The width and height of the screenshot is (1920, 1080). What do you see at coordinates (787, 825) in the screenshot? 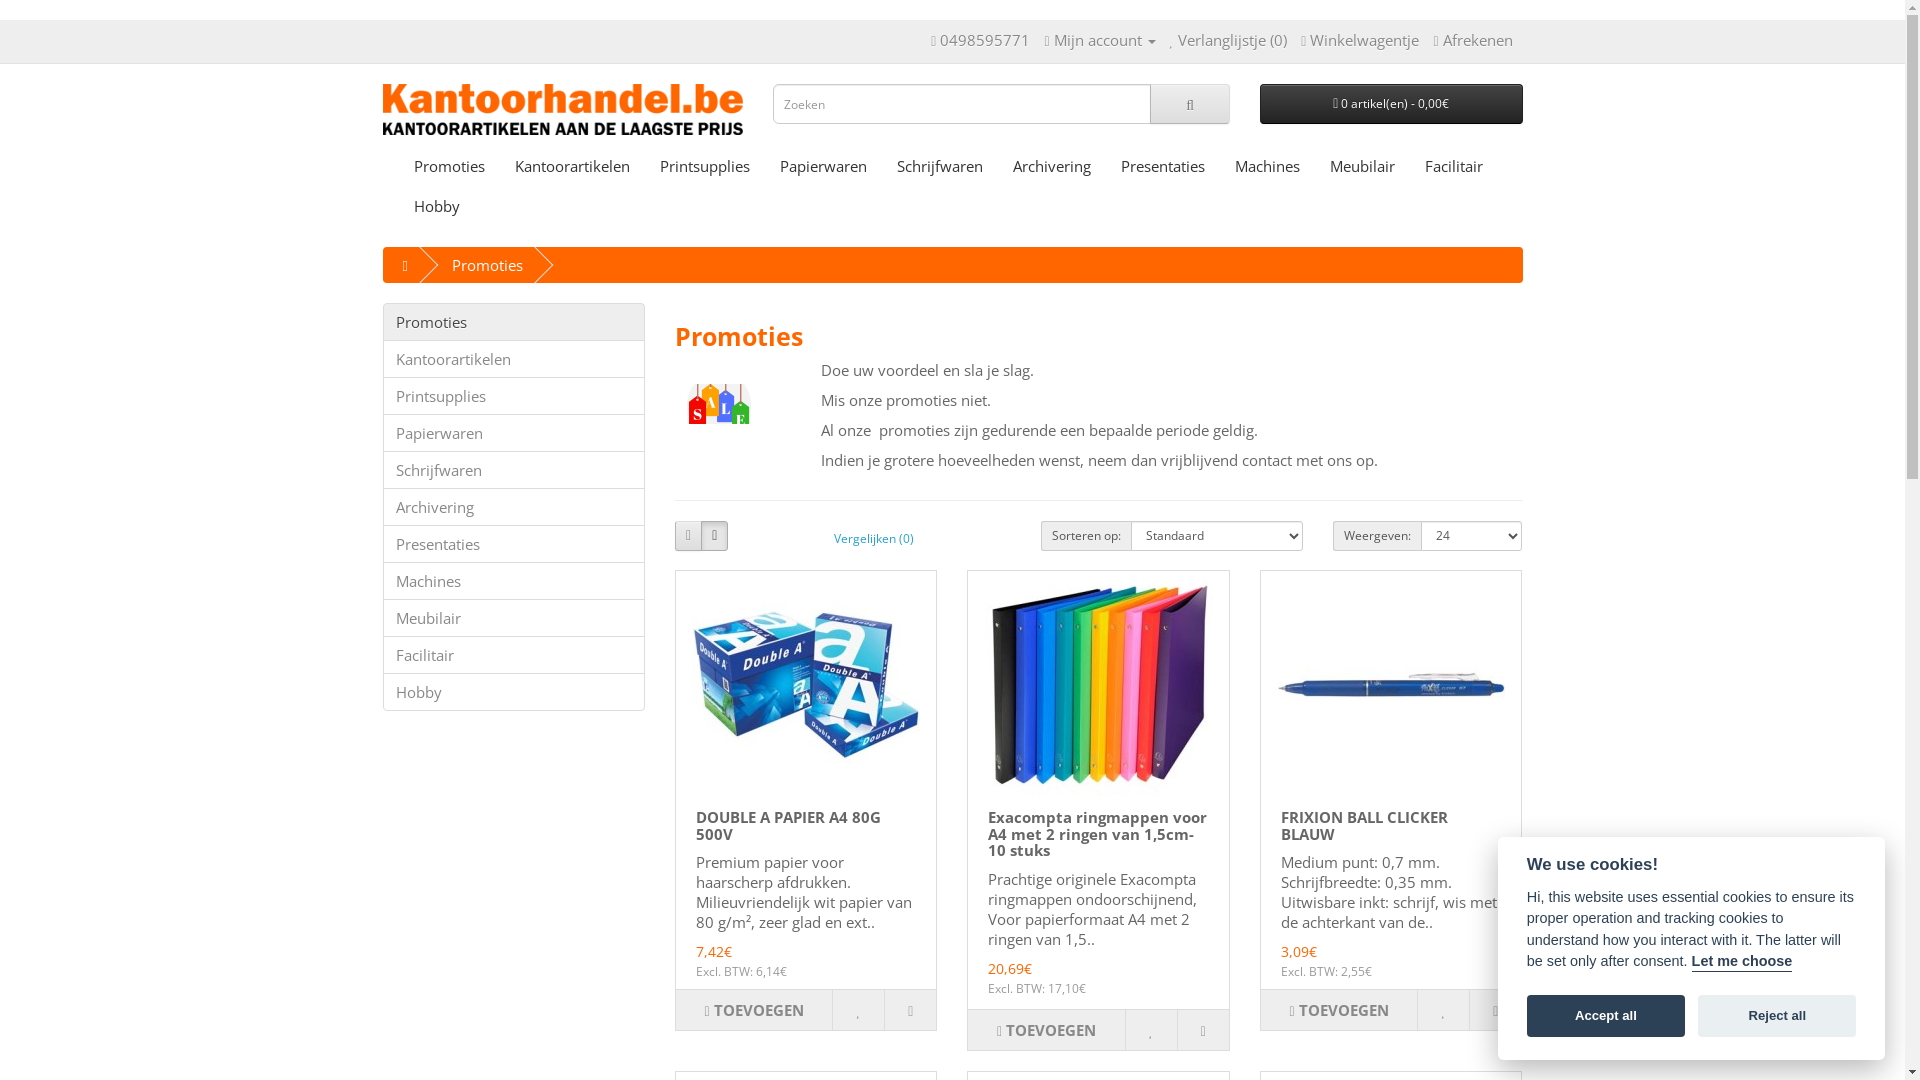
I see `'DOUBLE A PAPIER A4 80G 500V'` at bounding box center [787, 825].